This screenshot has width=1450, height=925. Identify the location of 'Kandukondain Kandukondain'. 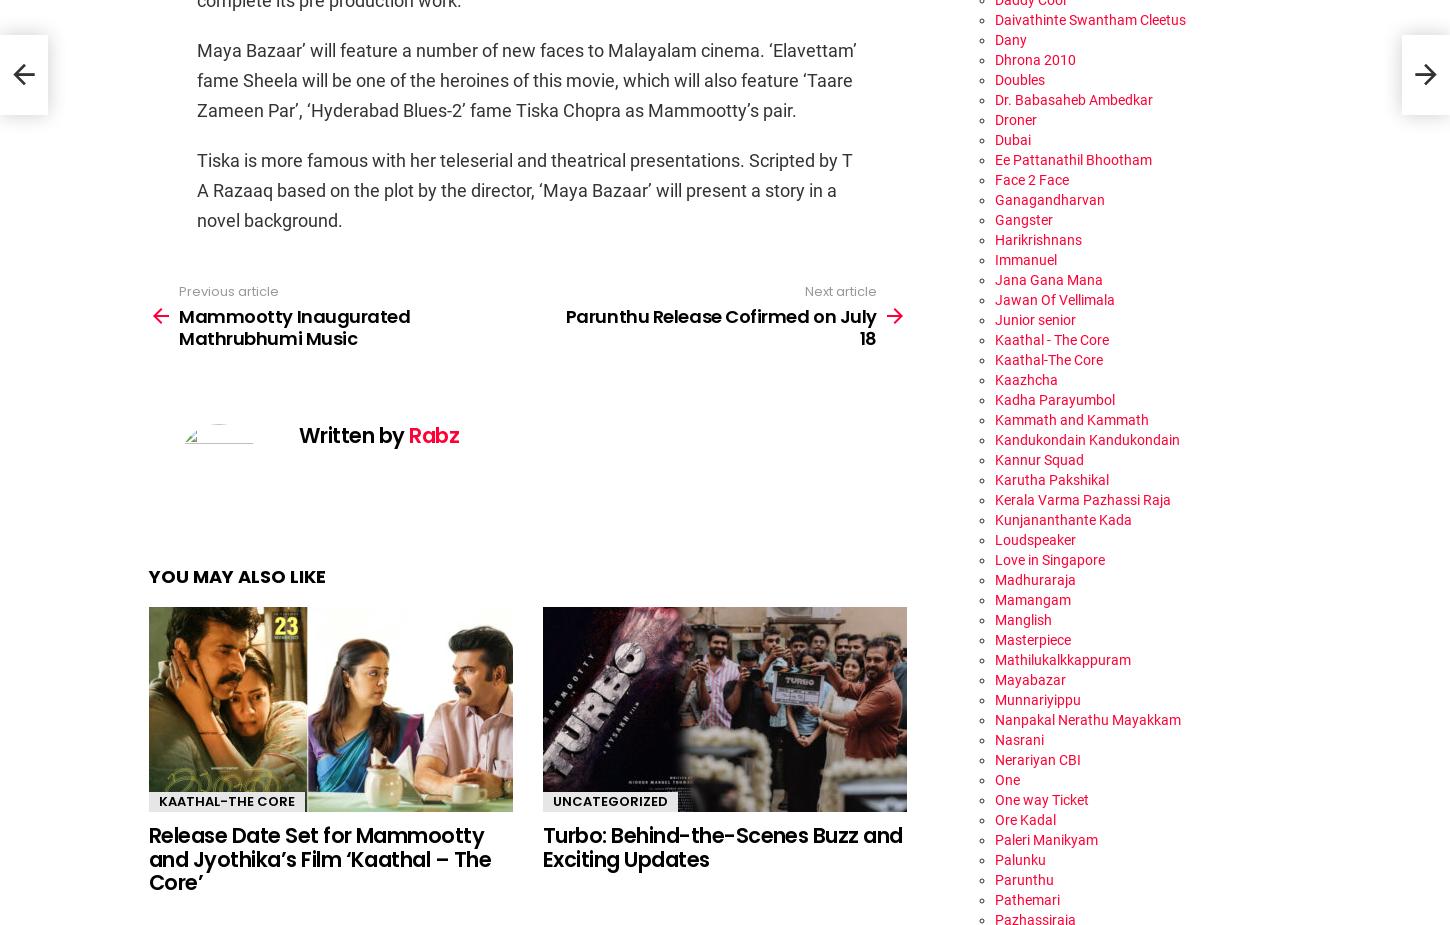
(994, 438).